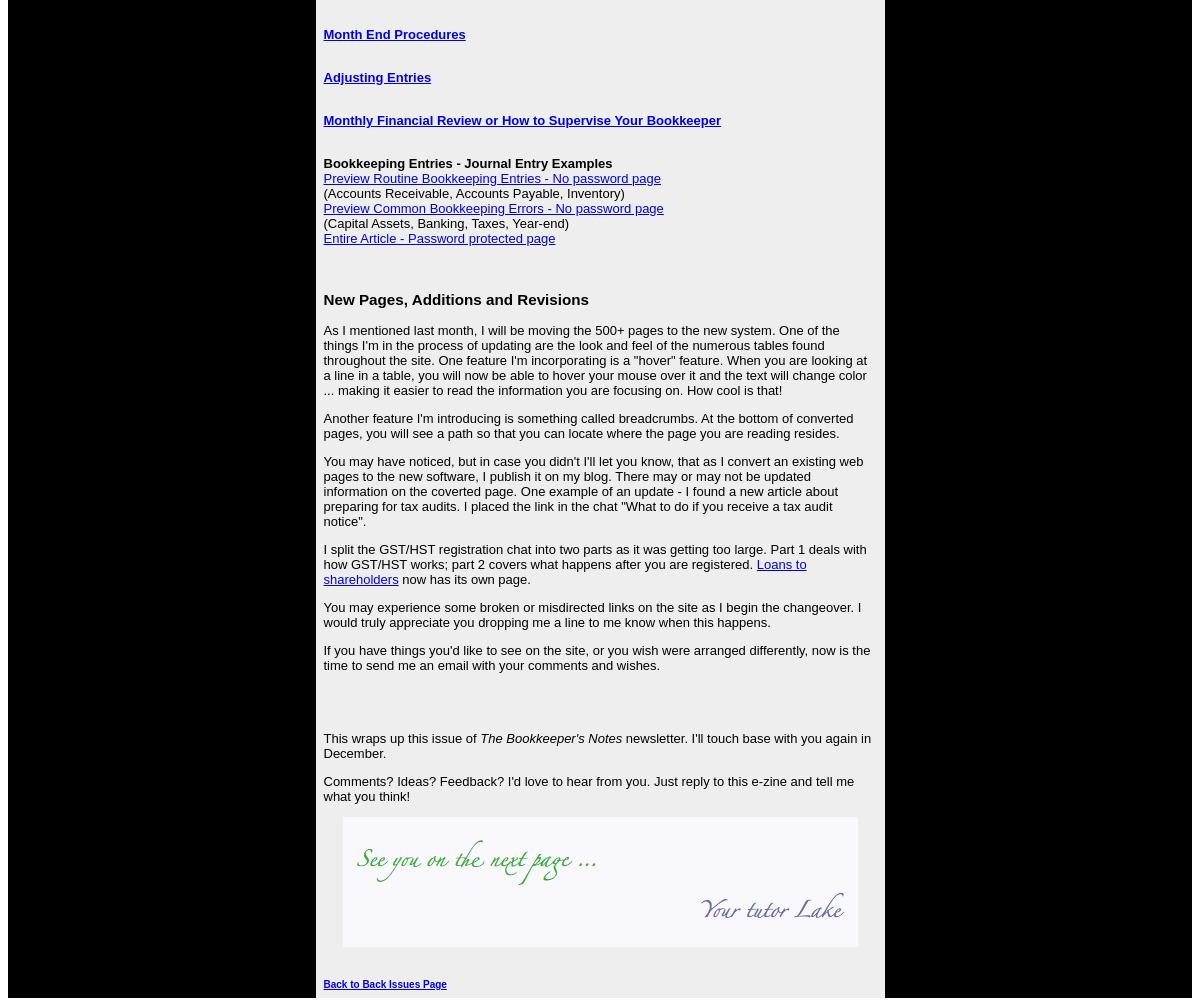  What do you see at coordinates (323, 221) in the screenshot?
I see `'(Capital Assets, Banking, Taxes, Year-end)'` at bounding box center [323, 221].